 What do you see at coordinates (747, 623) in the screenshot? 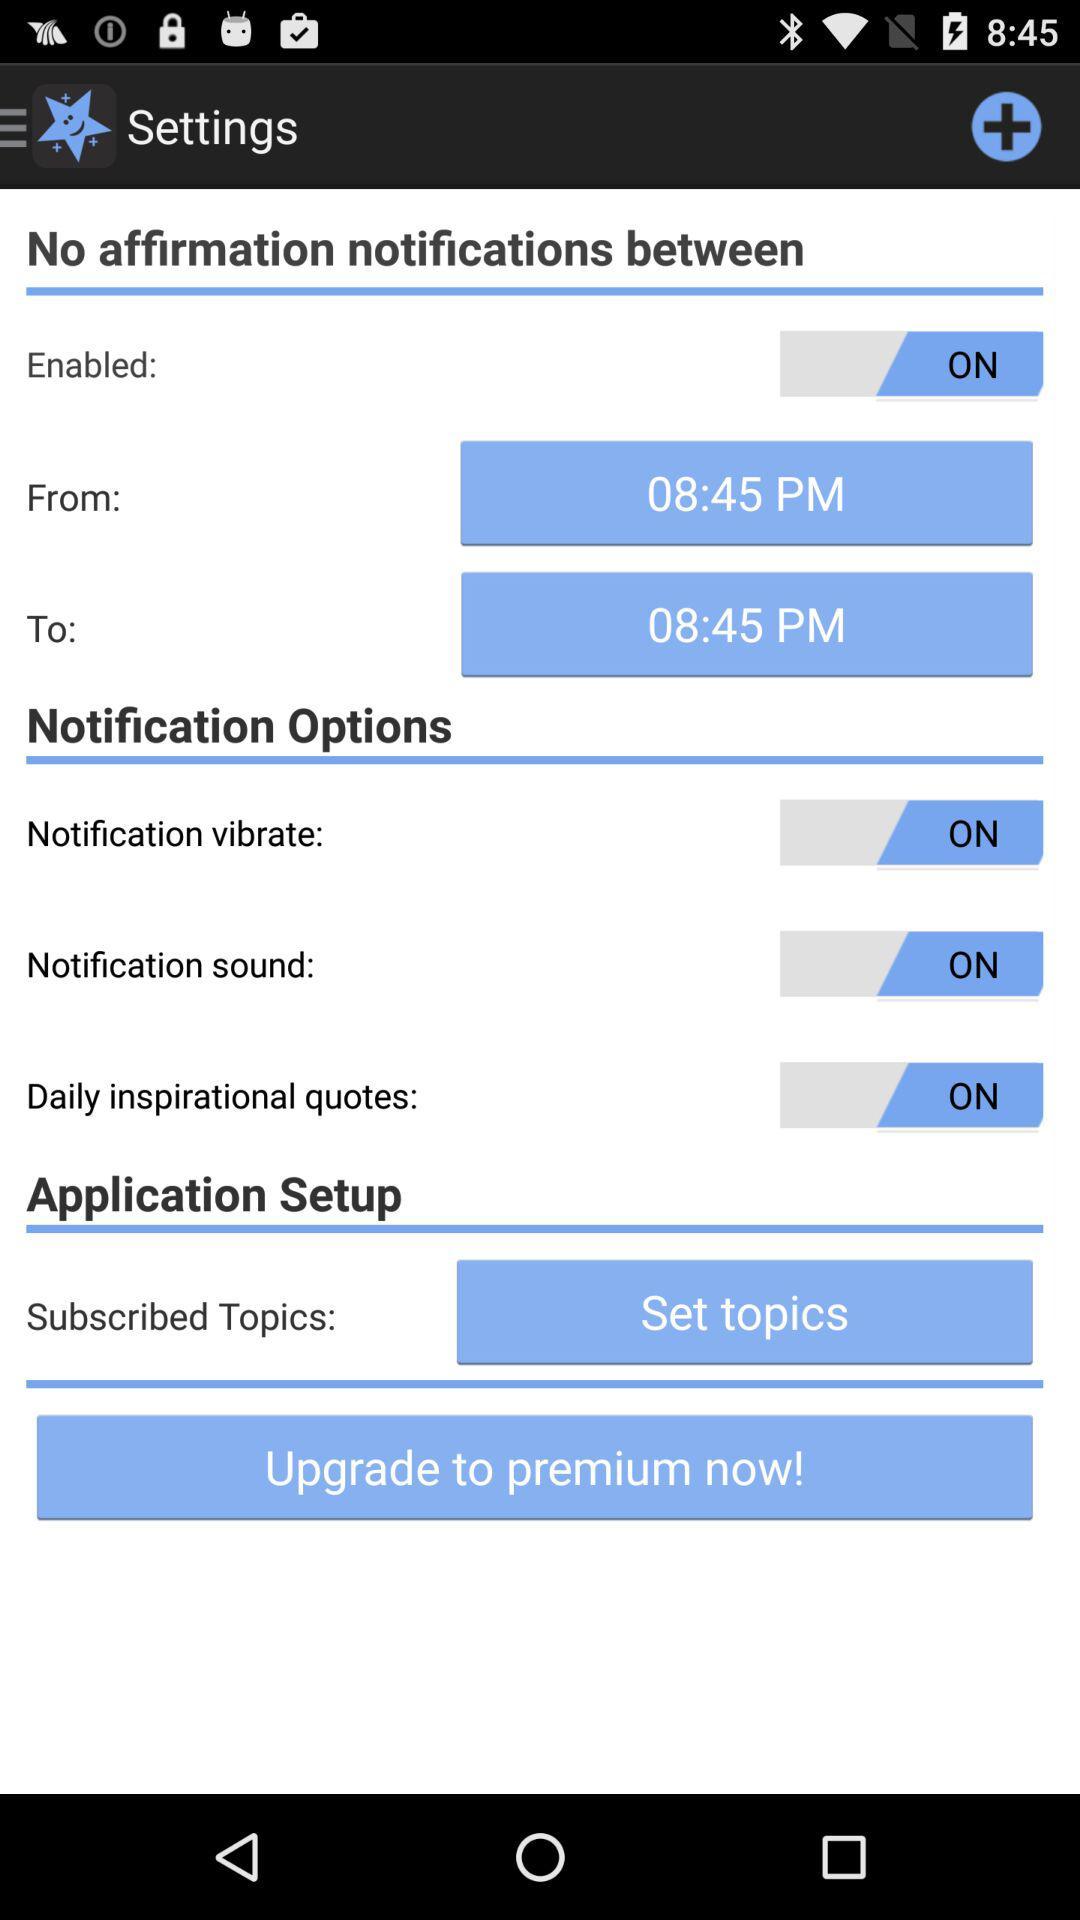
I see `the button beside to` at bounding box center [747, 623].